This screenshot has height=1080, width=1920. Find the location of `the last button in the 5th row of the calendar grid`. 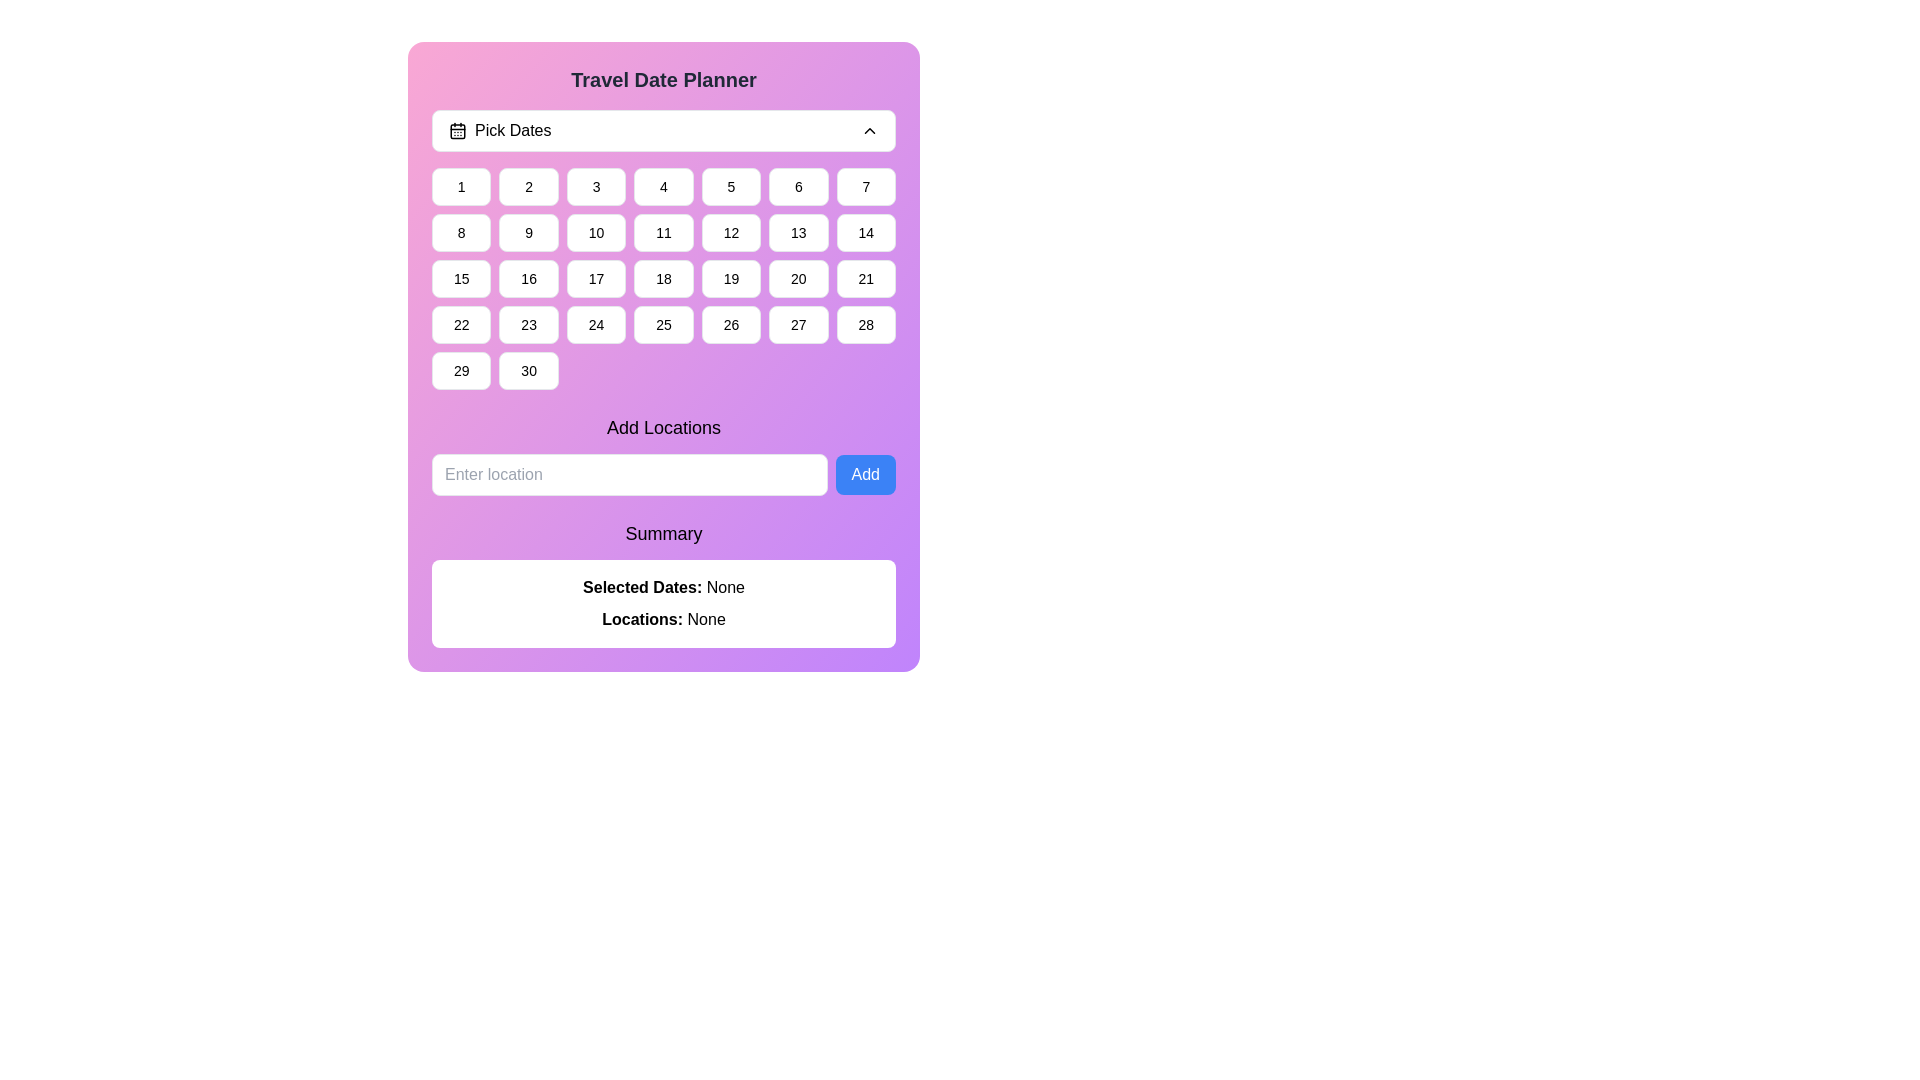

the last button in the 5th row of the calendar grid is located at coordinates (460, 370).